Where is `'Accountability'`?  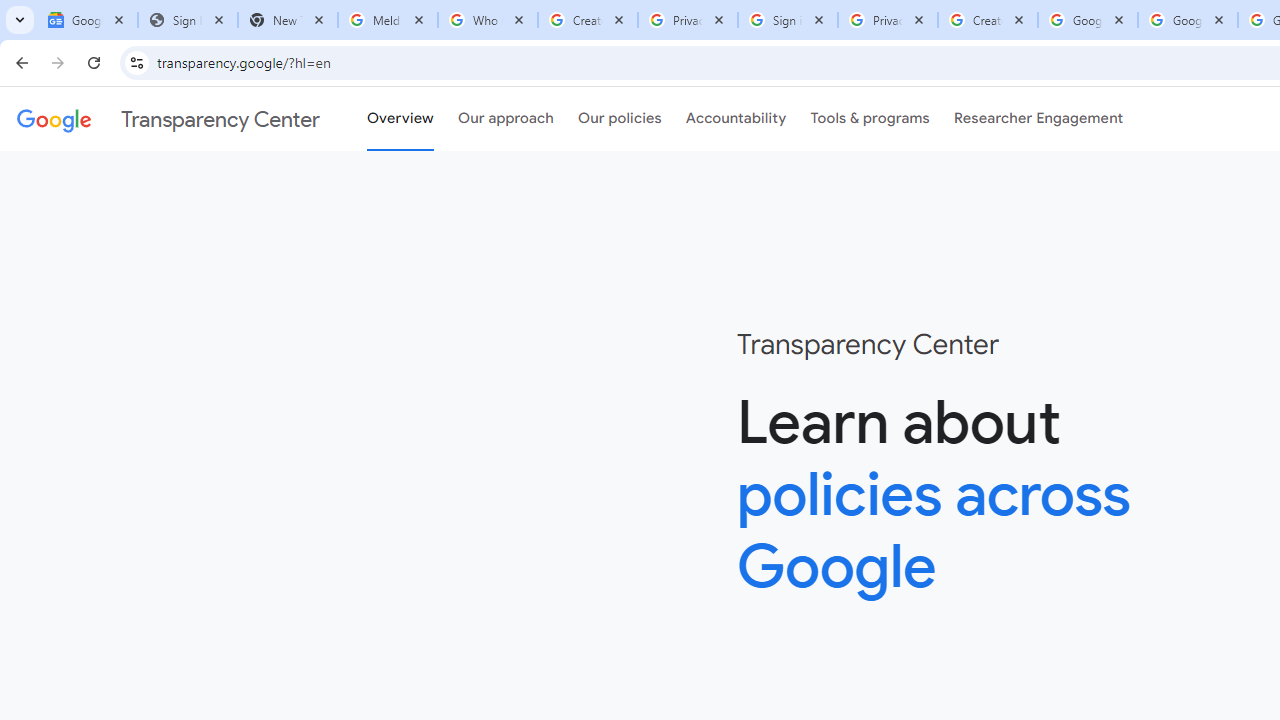 'Accountability' is located at coordinates (735, 119).